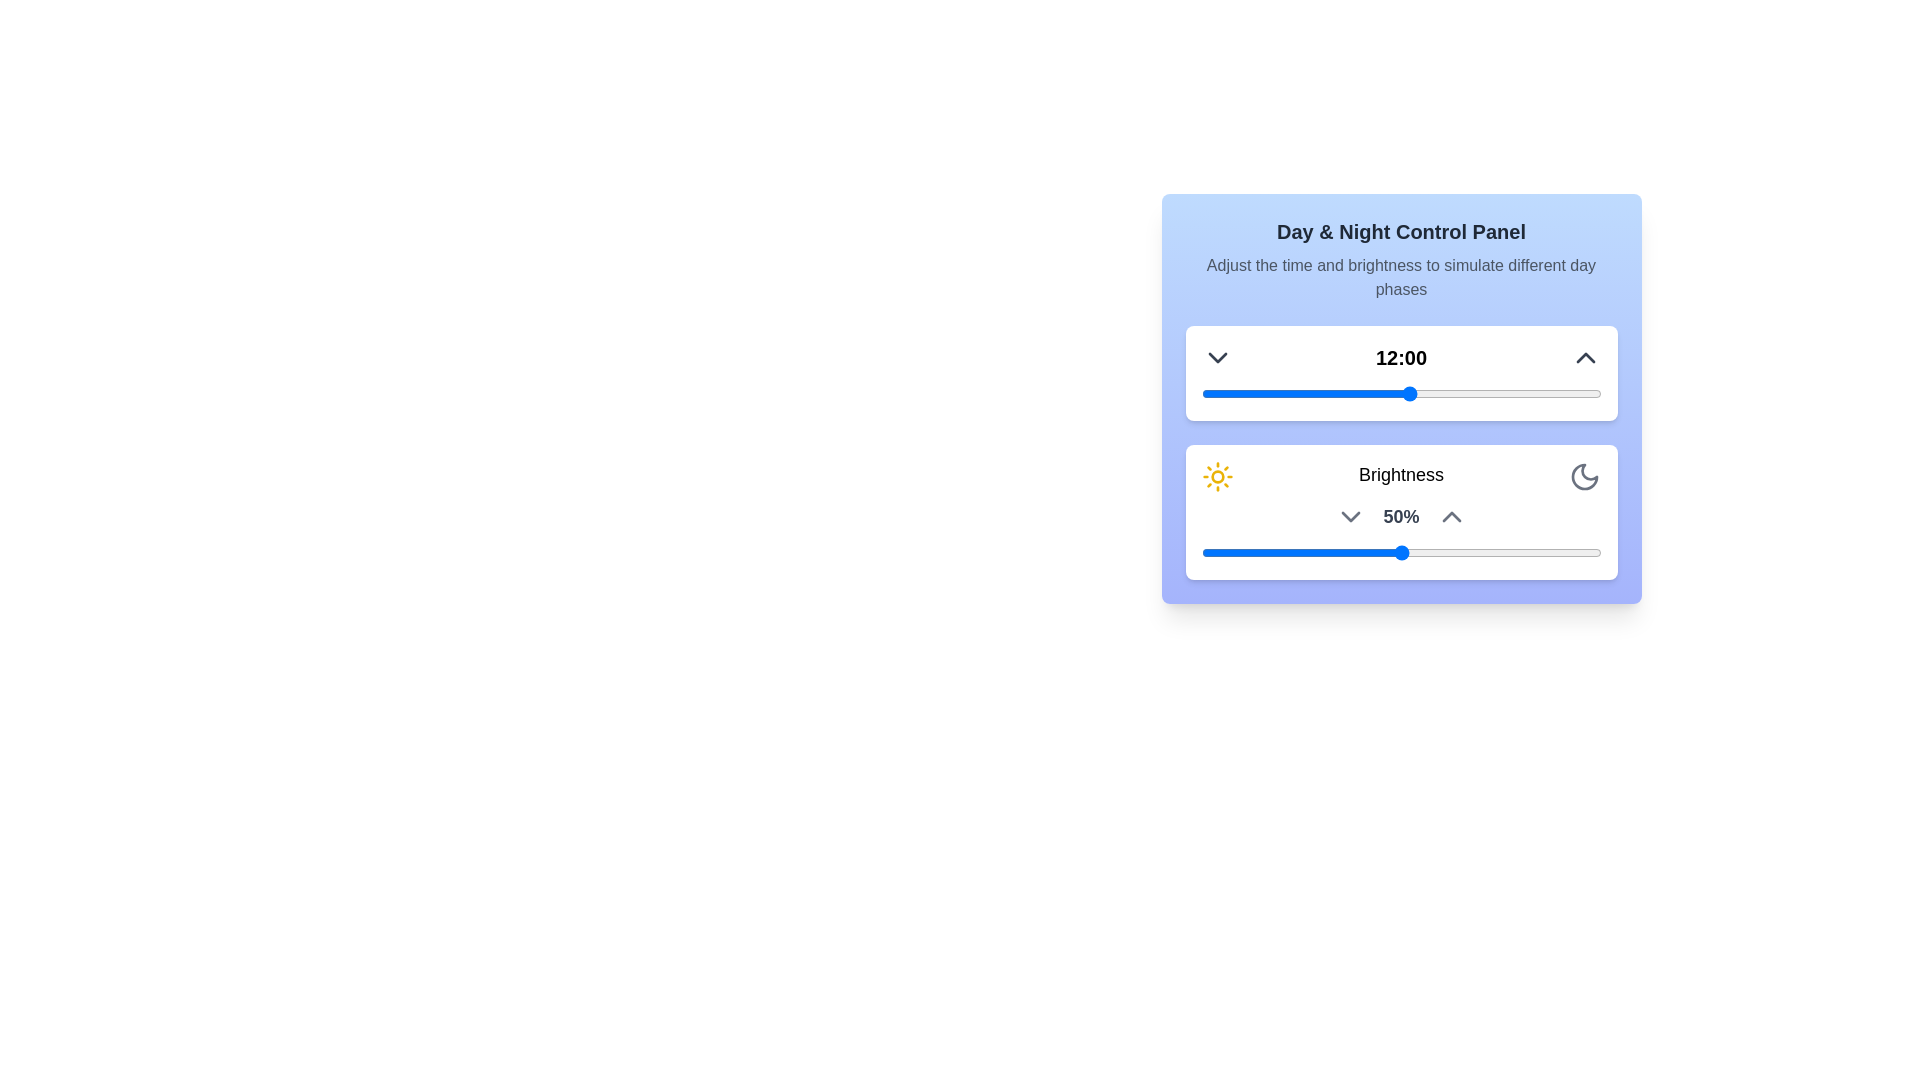  I want to click on brightness, so click(1345, 552).